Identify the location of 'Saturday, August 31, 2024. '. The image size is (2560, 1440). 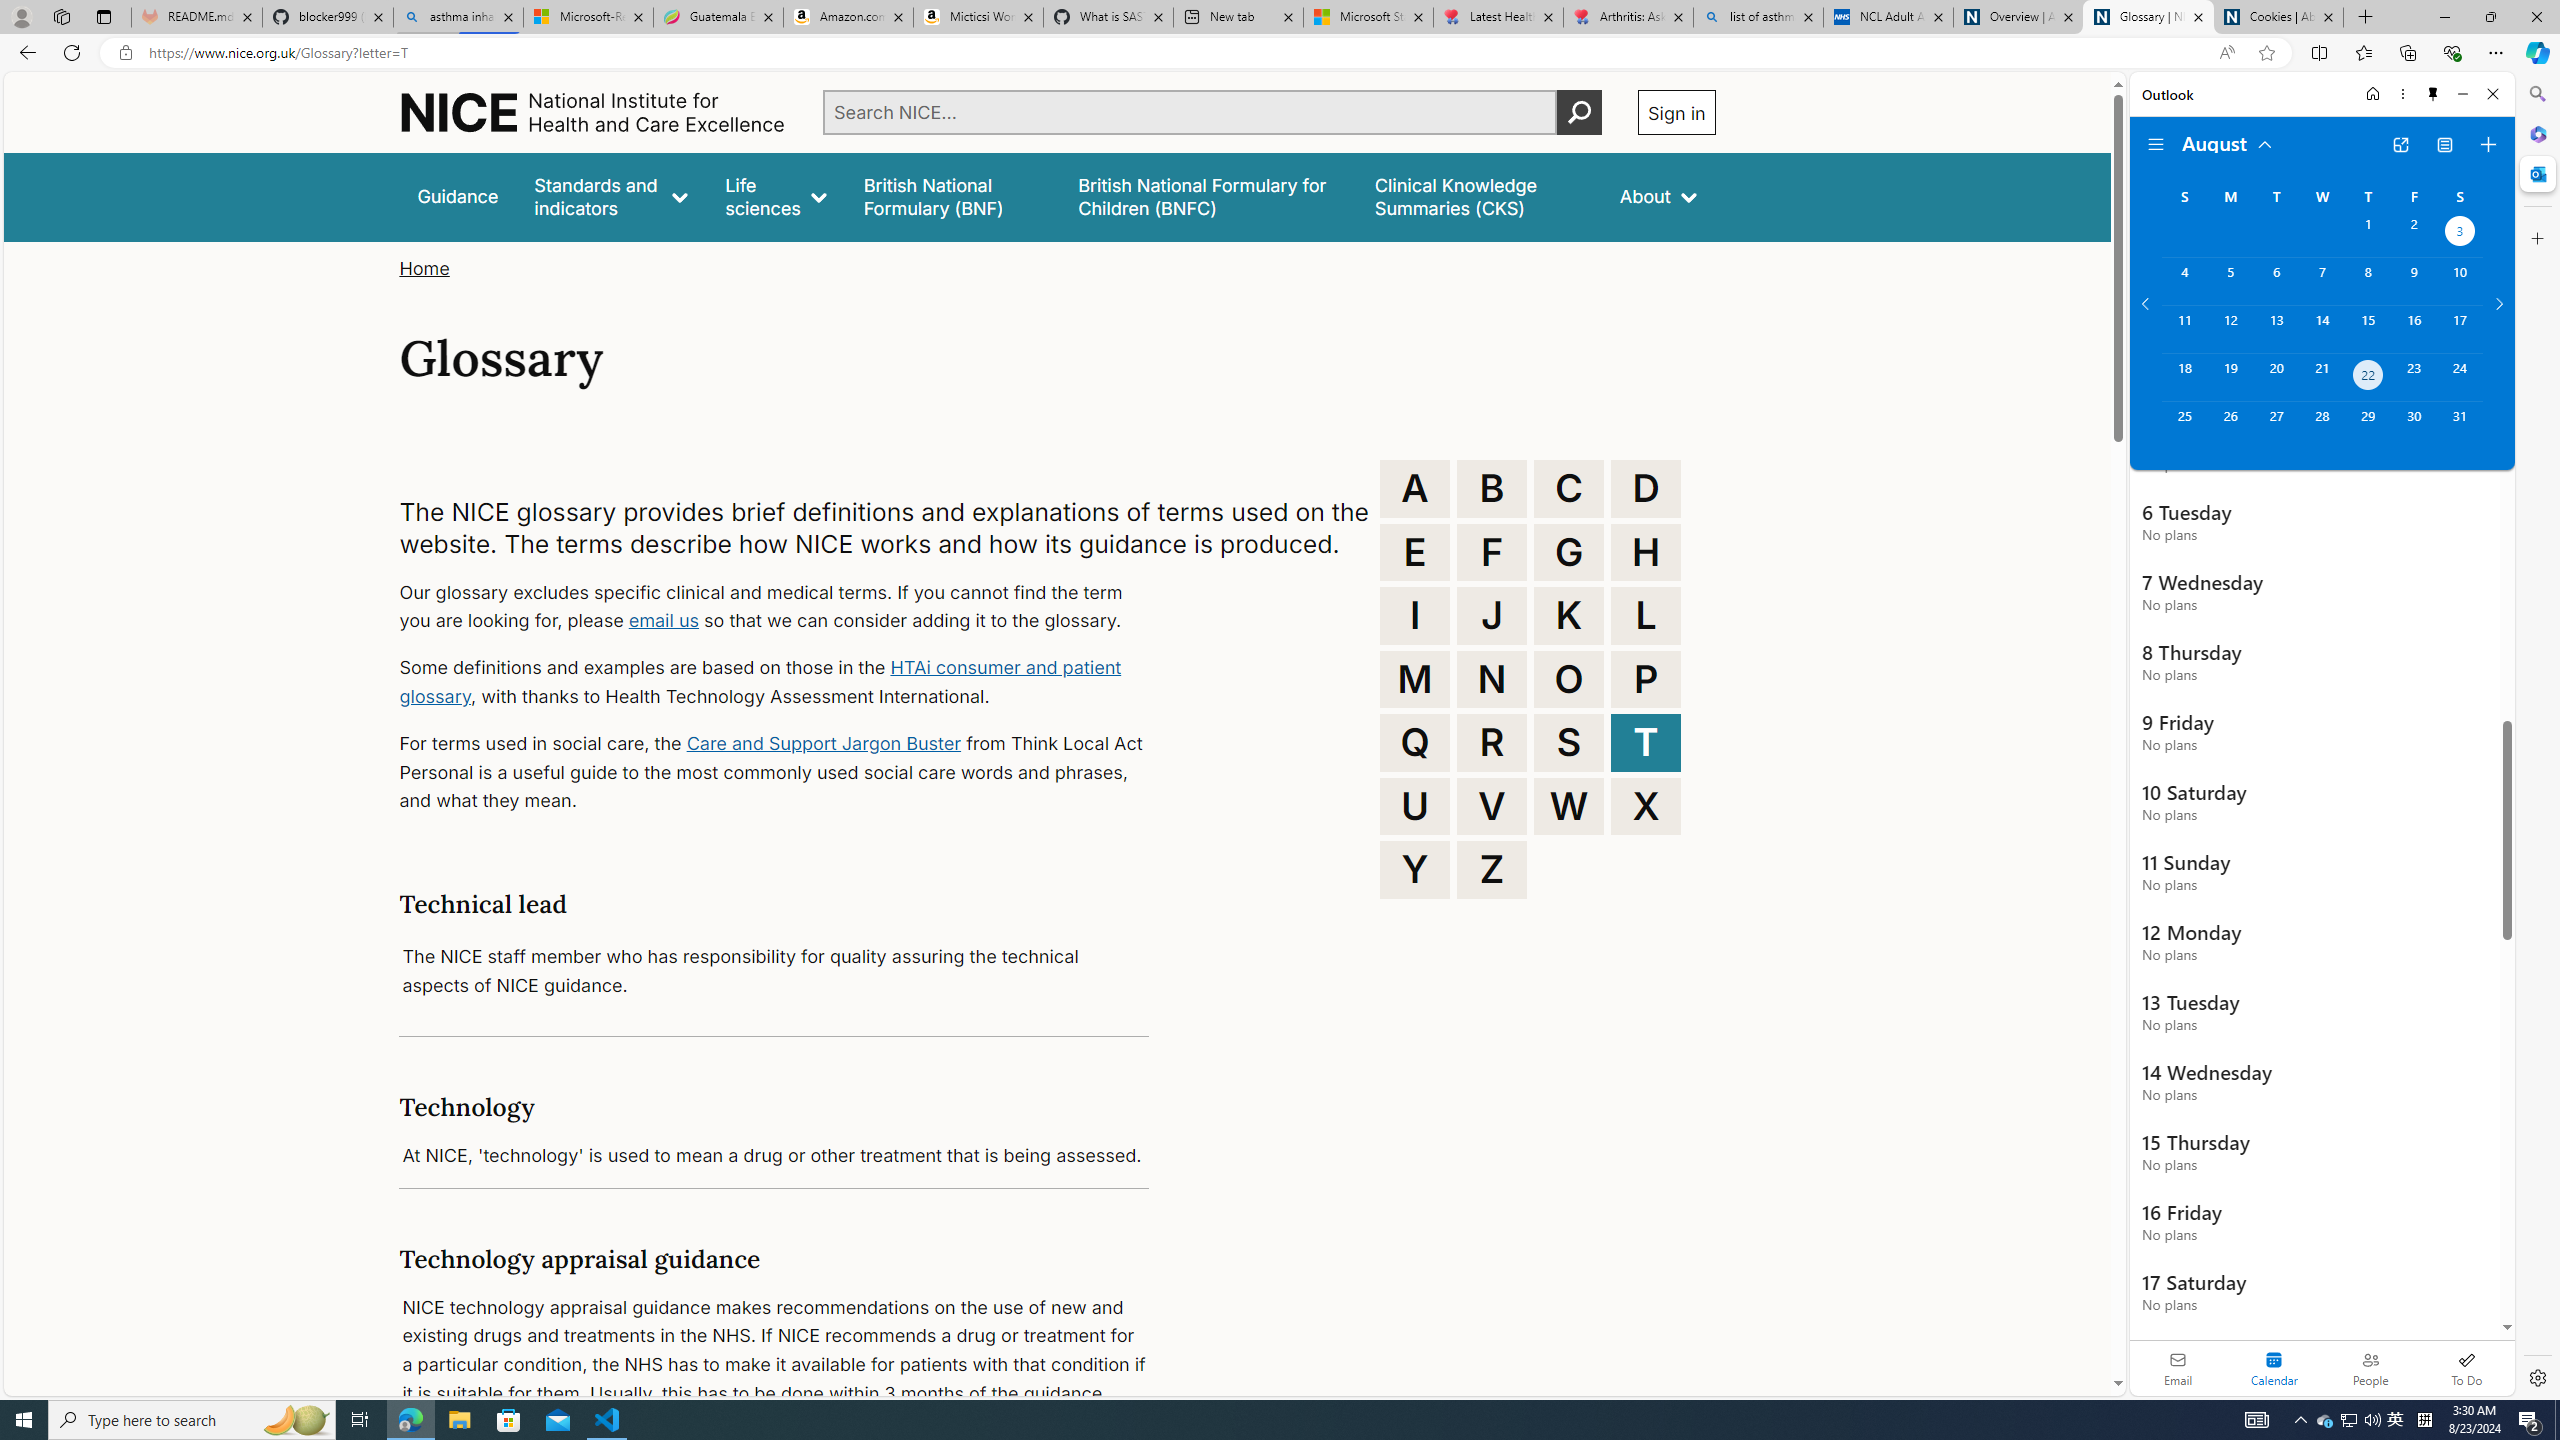
(2459, 425).